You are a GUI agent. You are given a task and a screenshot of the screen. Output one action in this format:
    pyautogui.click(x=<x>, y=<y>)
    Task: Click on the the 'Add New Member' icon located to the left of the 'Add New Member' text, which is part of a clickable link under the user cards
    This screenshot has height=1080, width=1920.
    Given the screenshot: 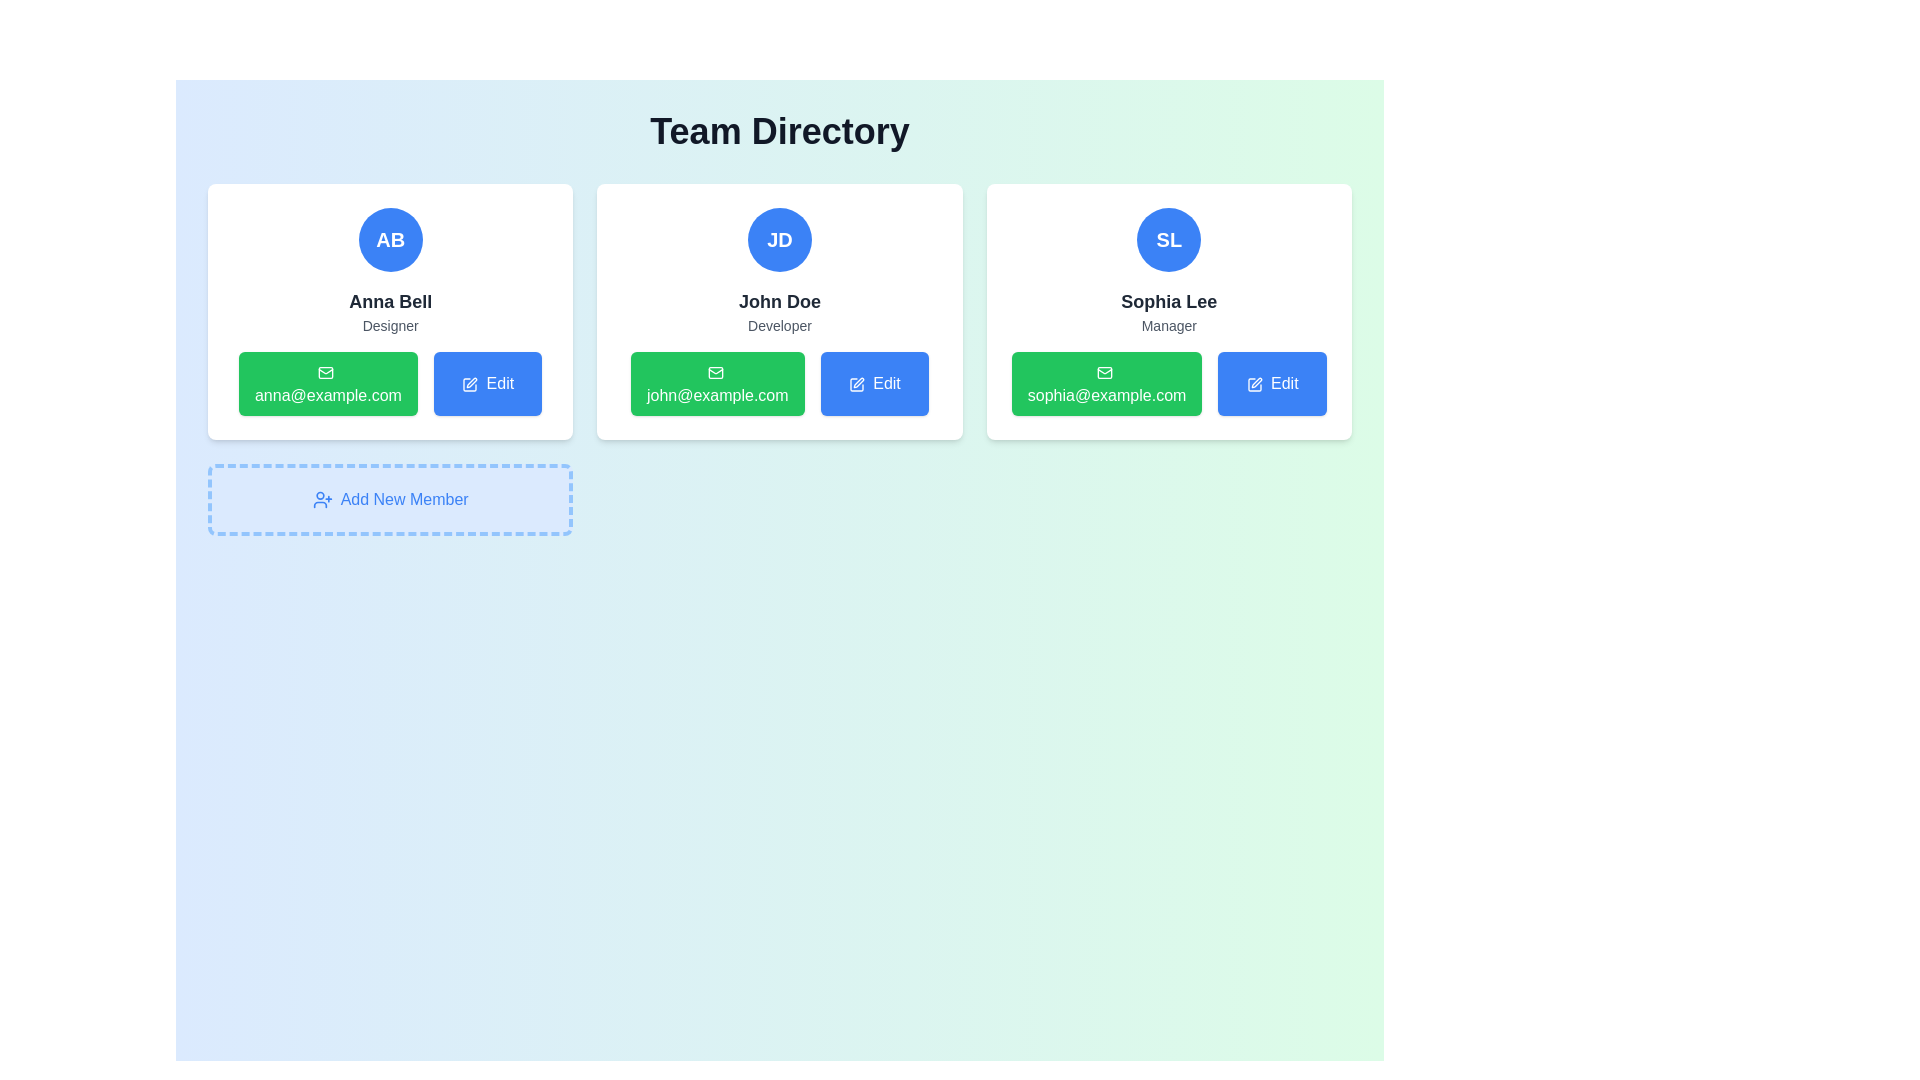 What is the action you would take?
    pyautogui.click(x=322, y=499)
    